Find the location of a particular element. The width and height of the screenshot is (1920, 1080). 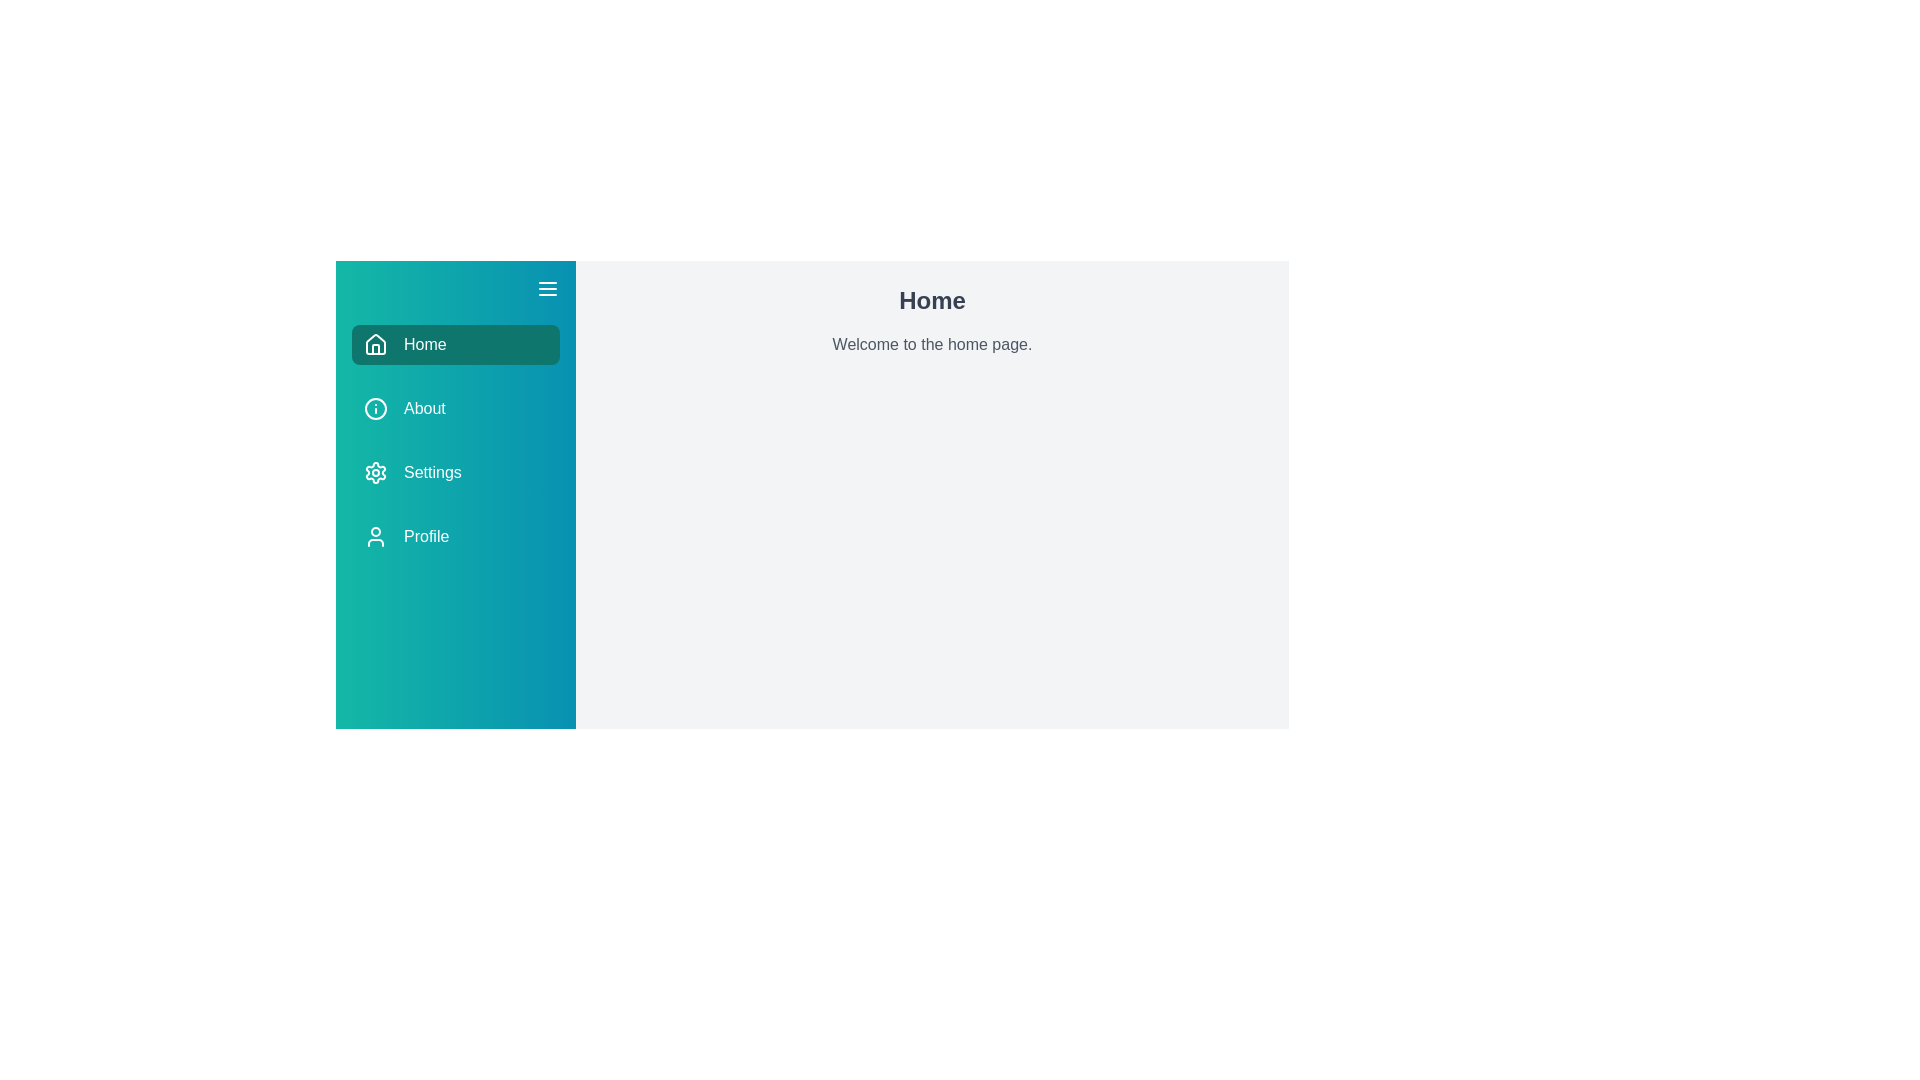

the Settings section from the drawer menu is located at coordinates (455, 473).